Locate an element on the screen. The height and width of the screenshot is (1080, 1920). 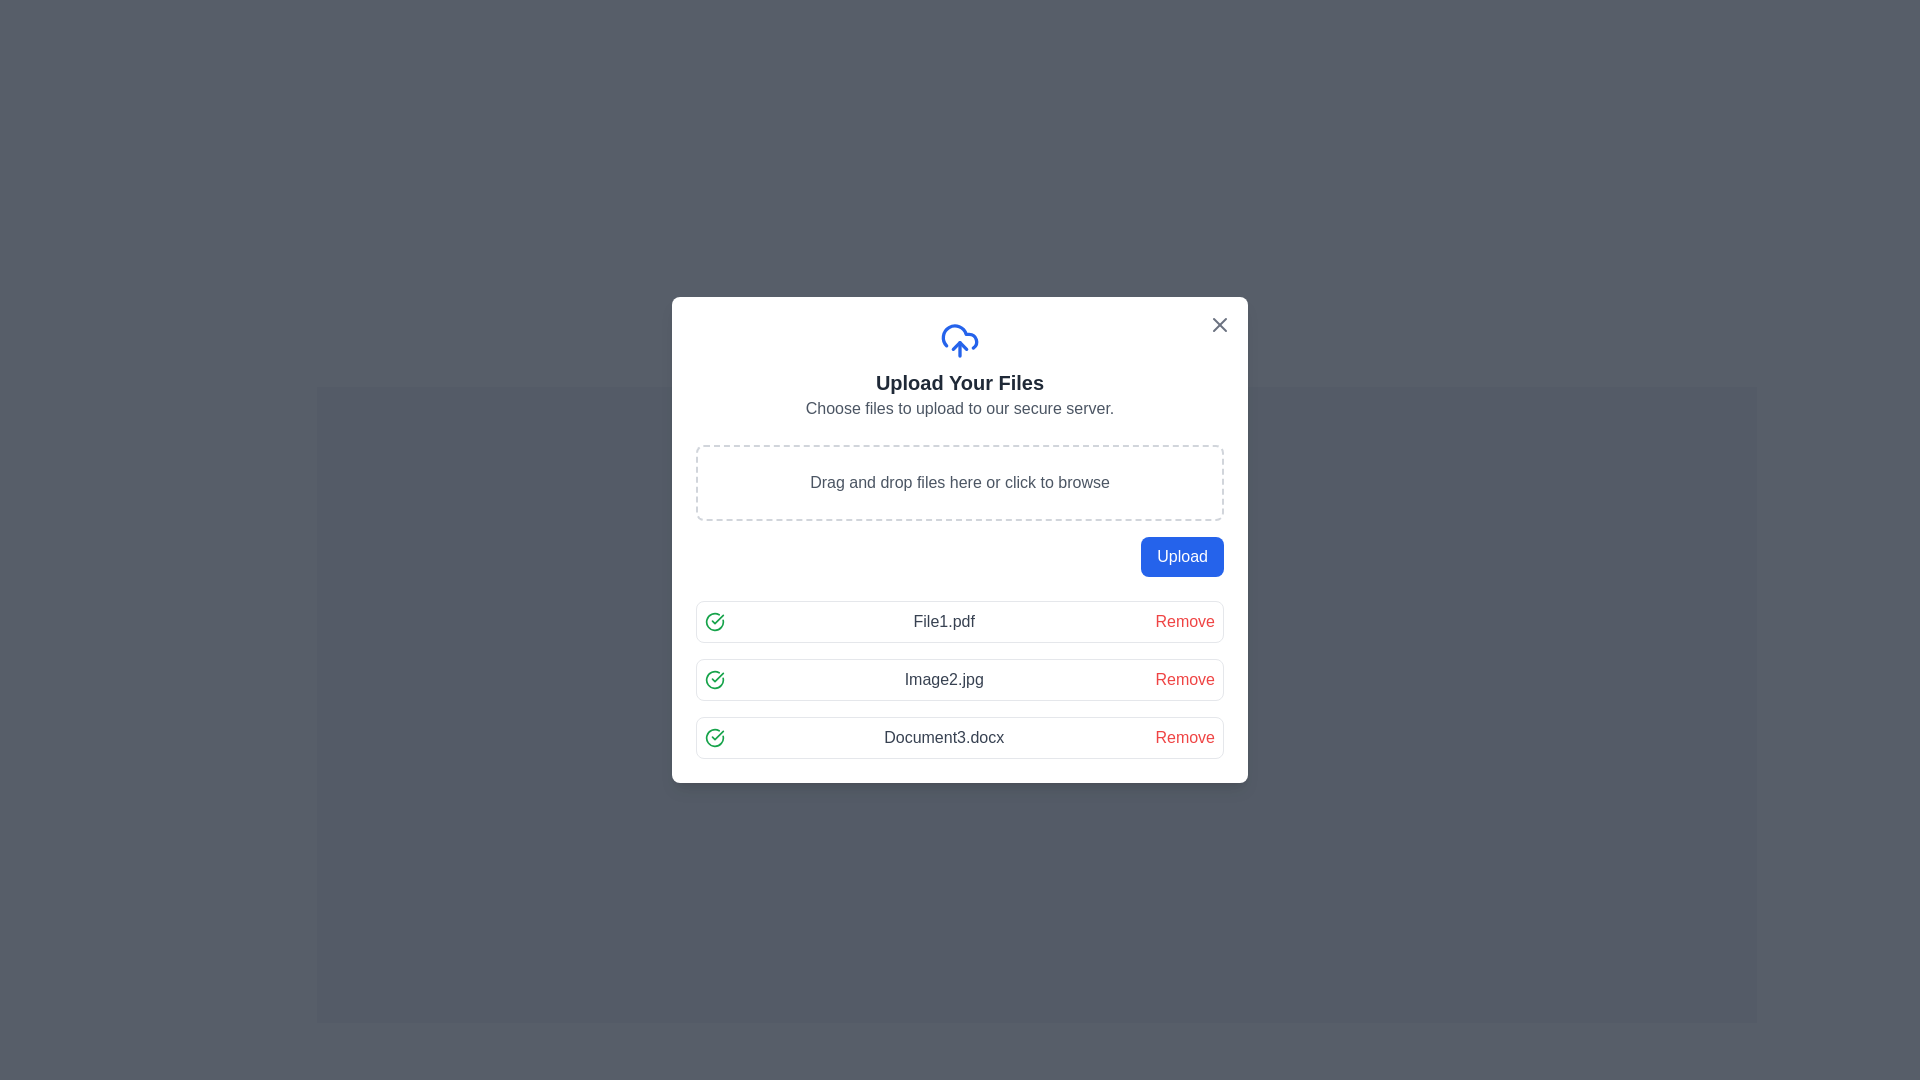
the instructional text label located below the heading 'Upload Your Files' and above the drag-and-drop area is located at coordinates (960, 407).